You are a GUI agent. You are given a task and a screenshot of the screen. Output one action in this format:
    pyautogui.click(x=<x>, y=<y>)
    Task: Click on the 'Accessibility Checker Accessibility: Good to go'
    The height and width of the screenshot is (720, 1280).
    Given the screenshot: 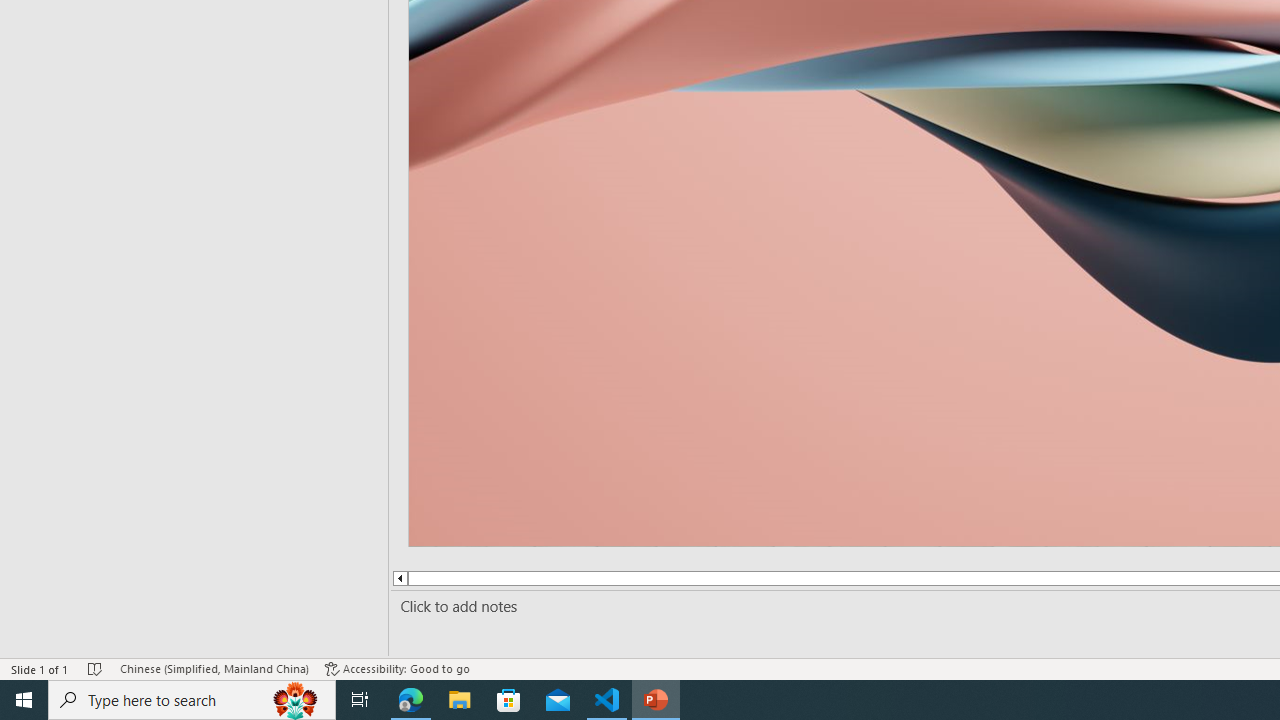 What is the action you would take?
    pyautogui.click(x=397, y=669)
    